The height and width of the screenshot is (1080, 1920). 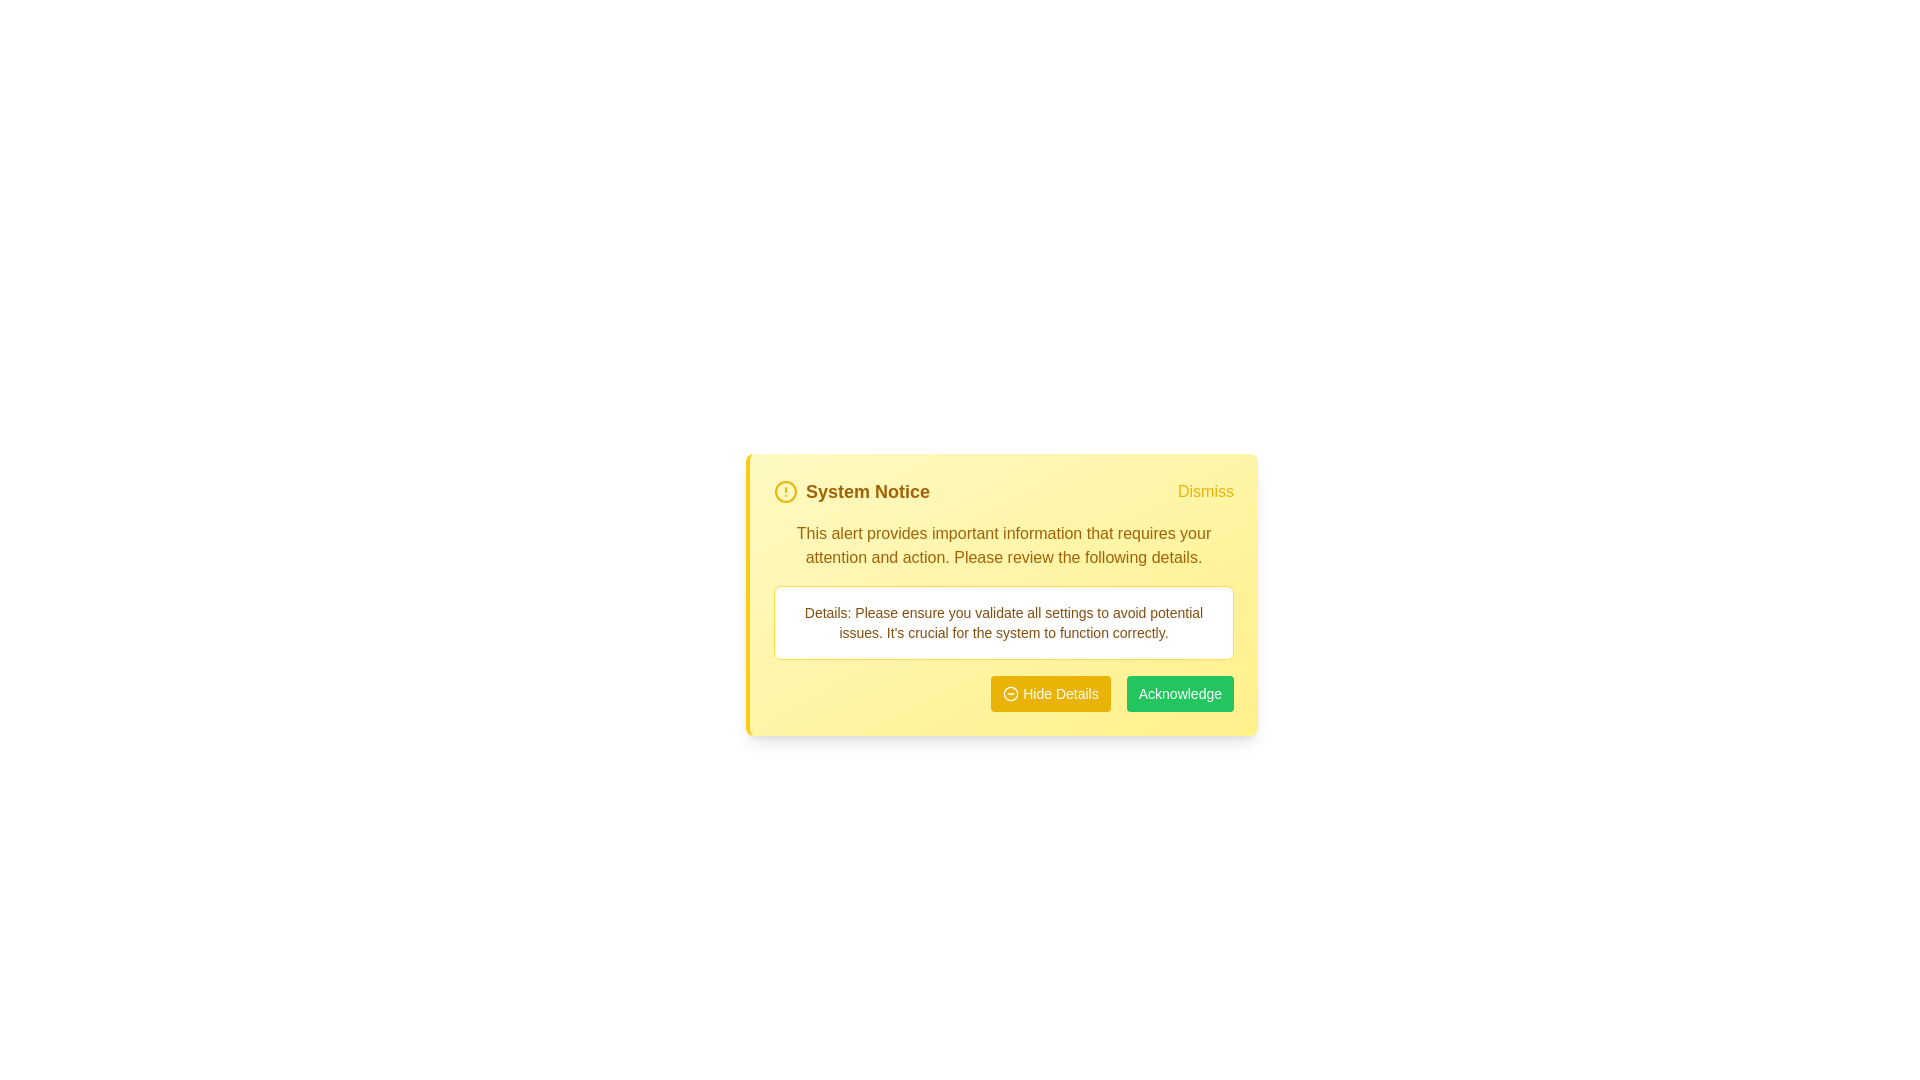 I want to click on the 'Hide Details' button to toggle the visibility of details in the alert component, so click(x=1050, y=693).